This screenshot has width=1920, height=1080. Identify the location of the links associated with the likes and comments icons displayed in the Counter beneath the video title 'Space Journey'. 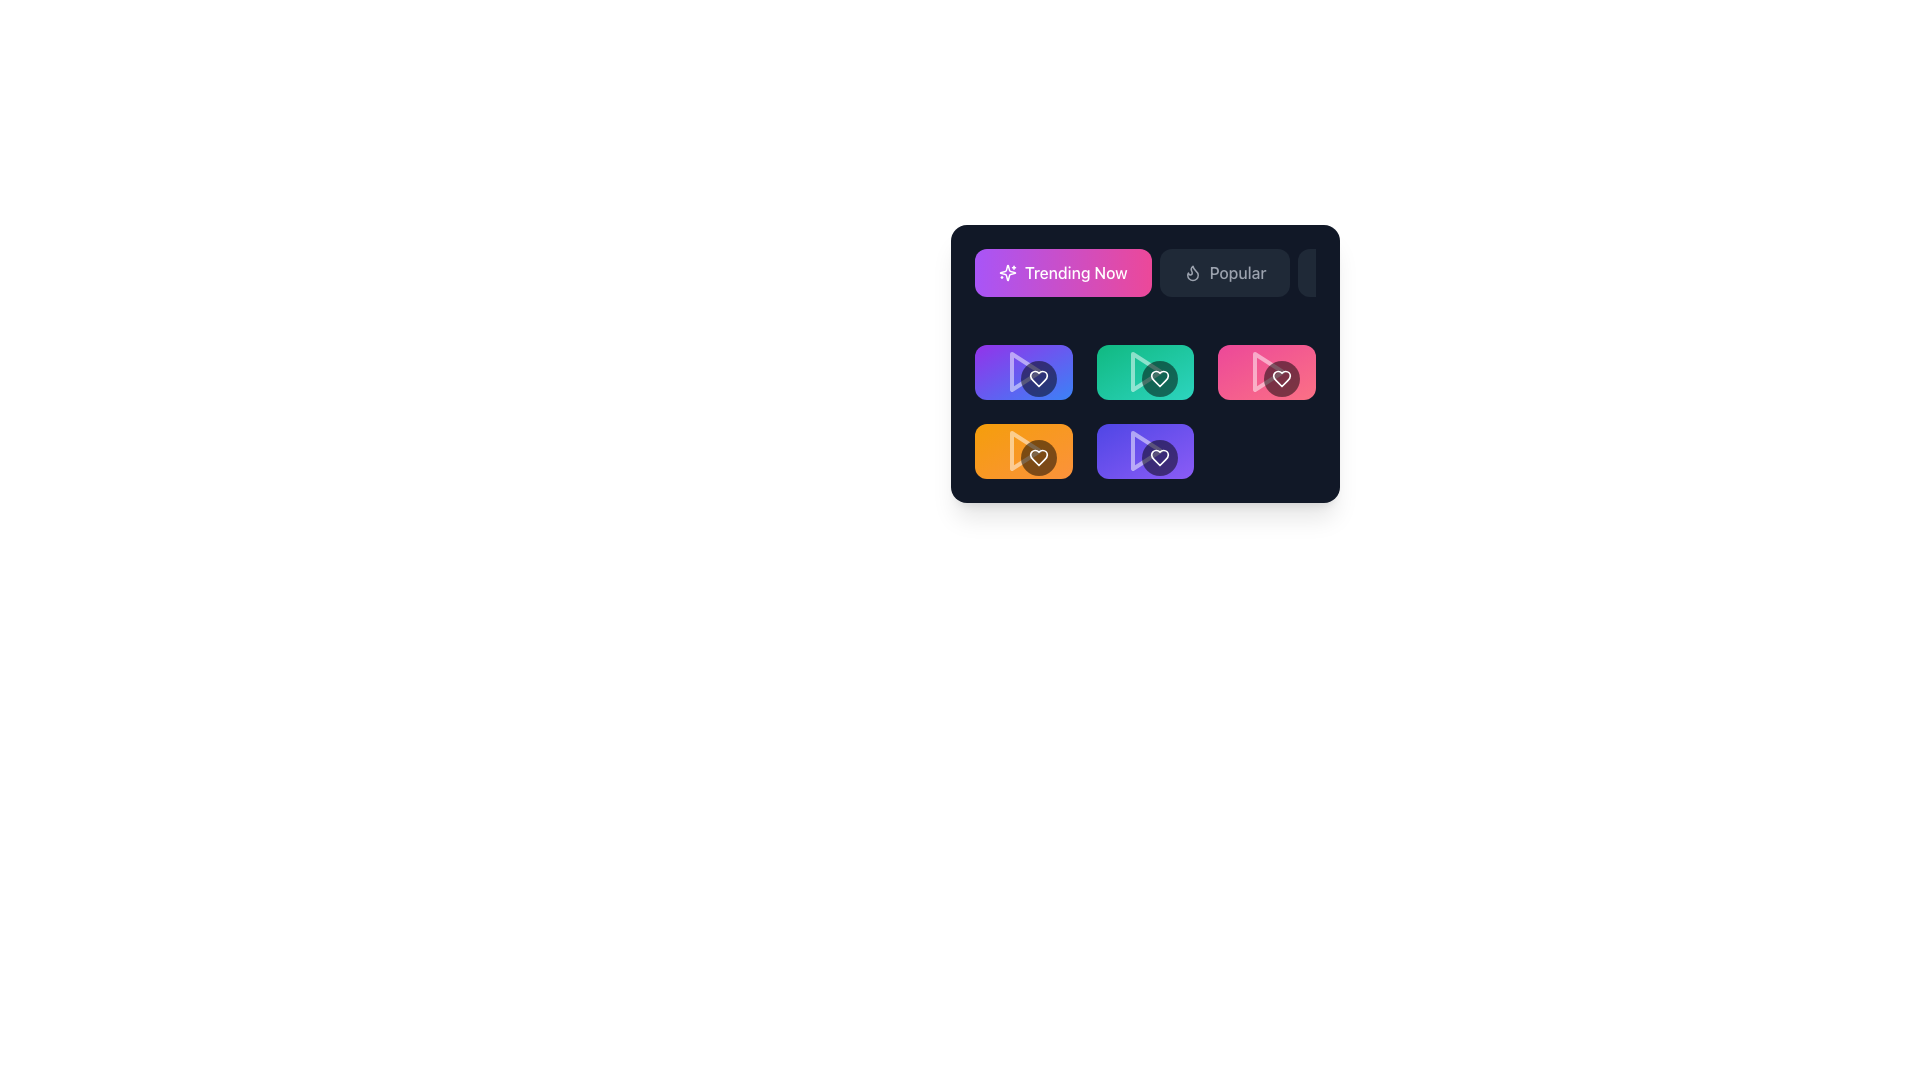
(1145, 441).